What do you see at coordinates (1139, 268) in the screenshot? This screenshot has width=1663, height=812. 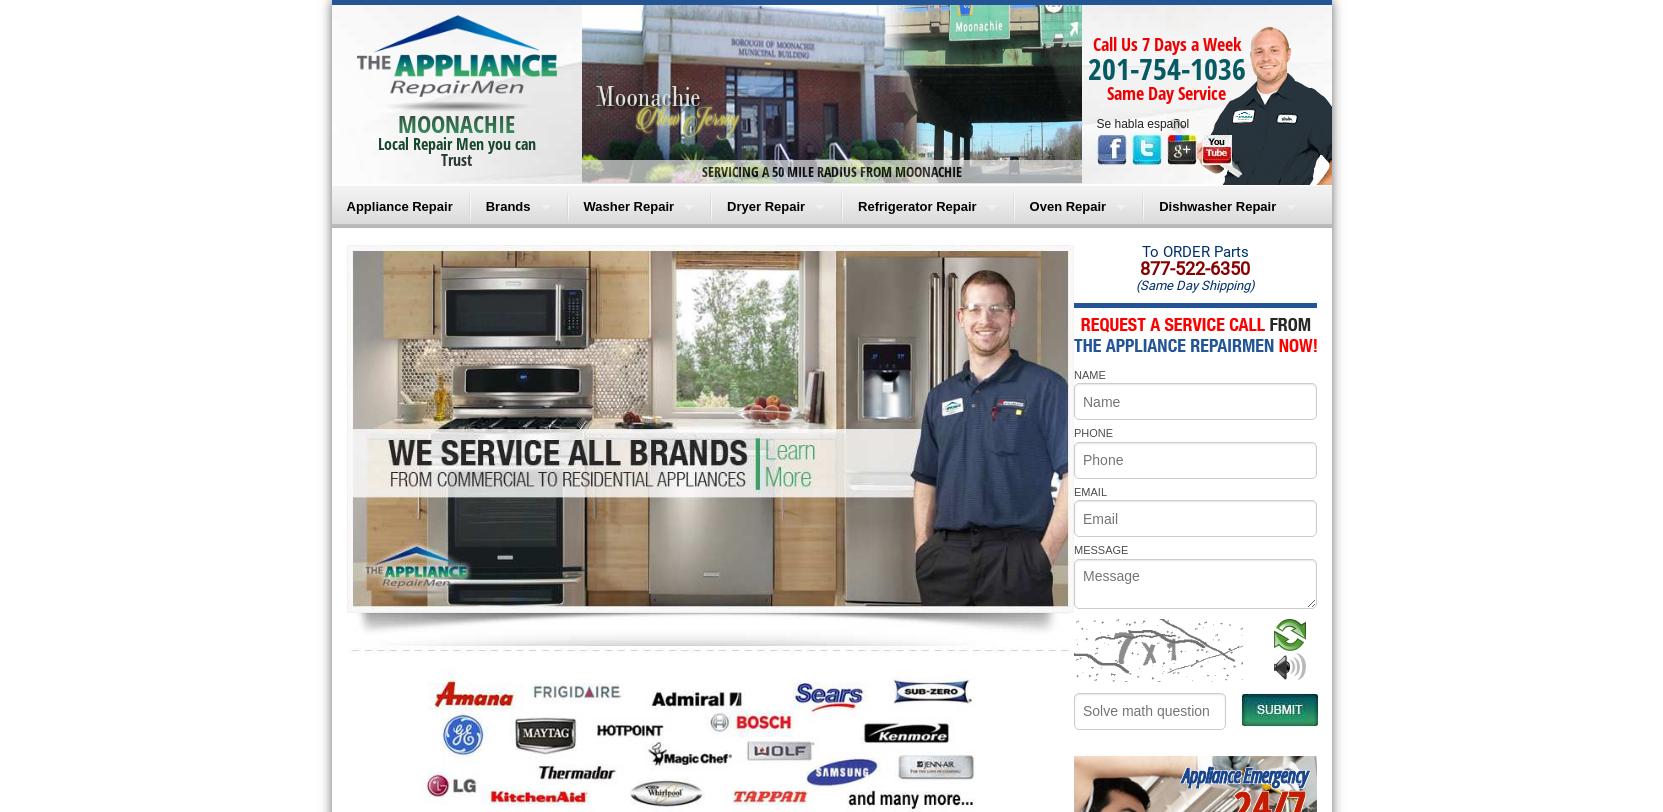 I see `'877-522-6350'` at bounding box center [1139, 268].